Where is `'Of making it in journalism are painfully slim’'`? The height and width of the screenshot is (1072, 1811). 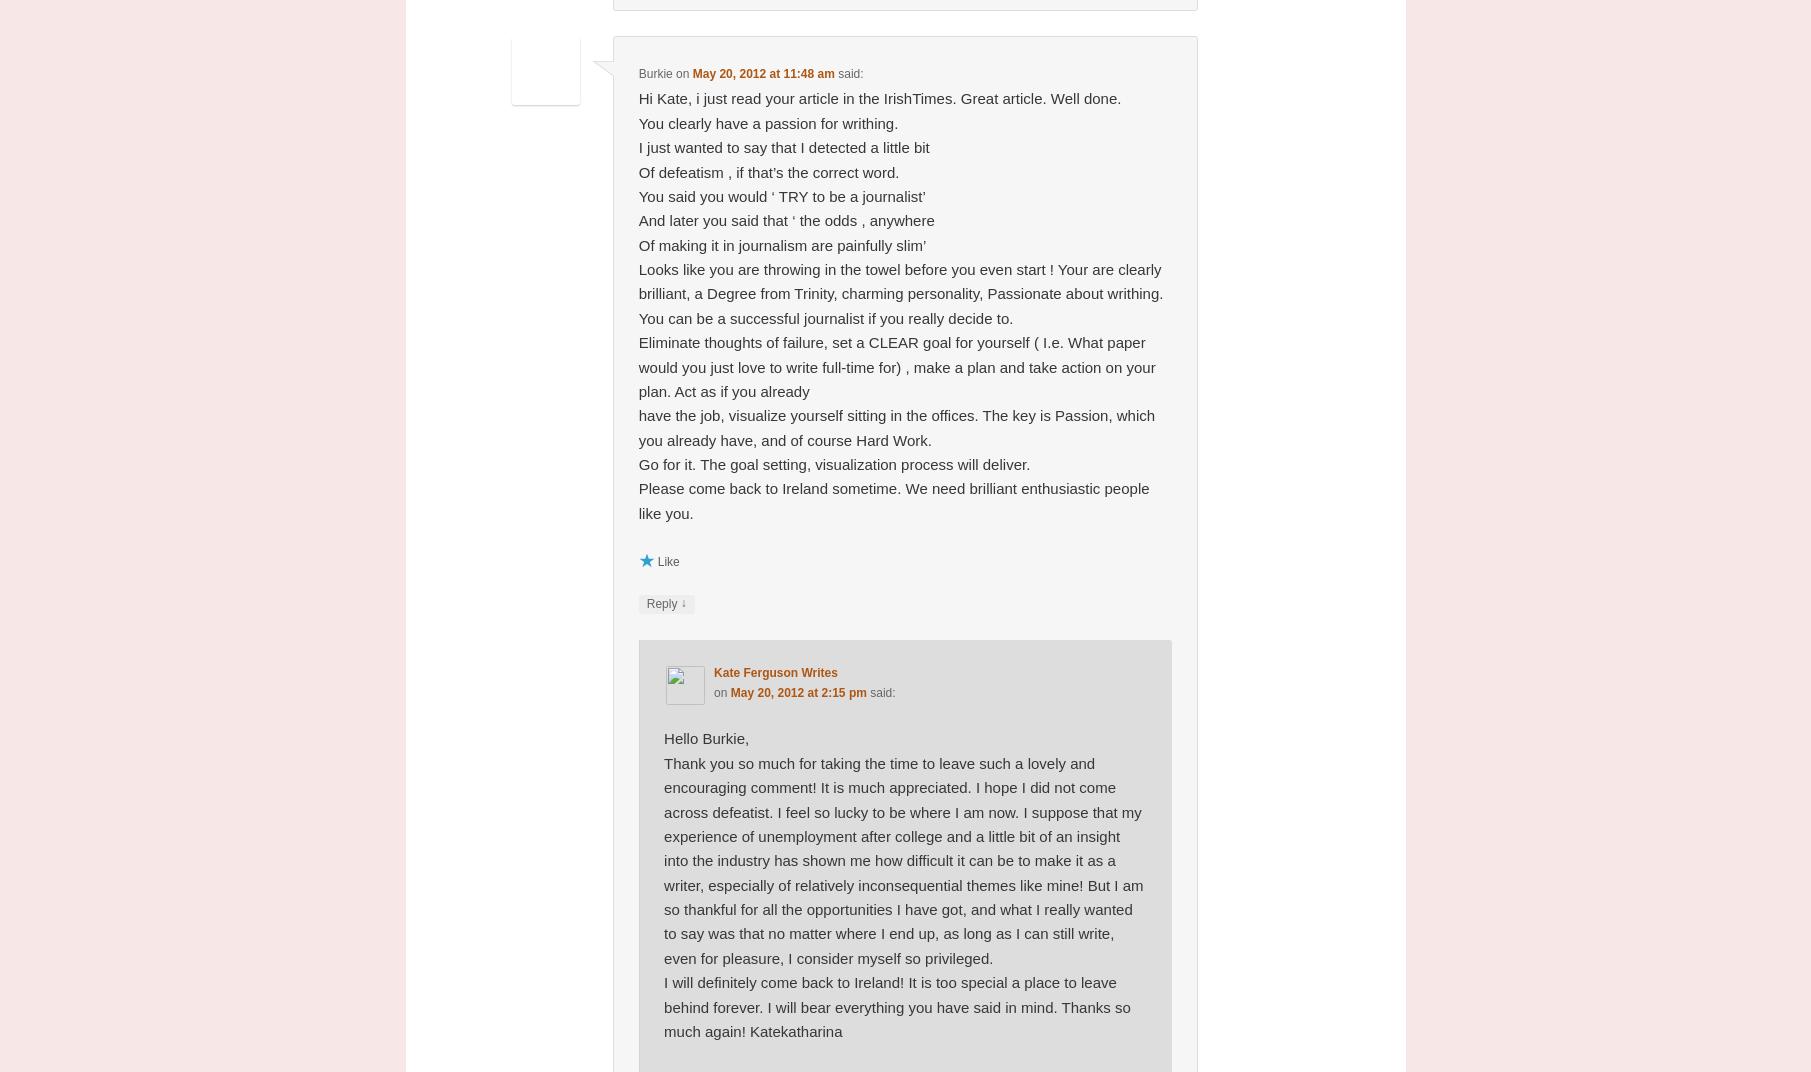 'Of making it in journalism are painfully slim’' is located at coordinates (780, 244).